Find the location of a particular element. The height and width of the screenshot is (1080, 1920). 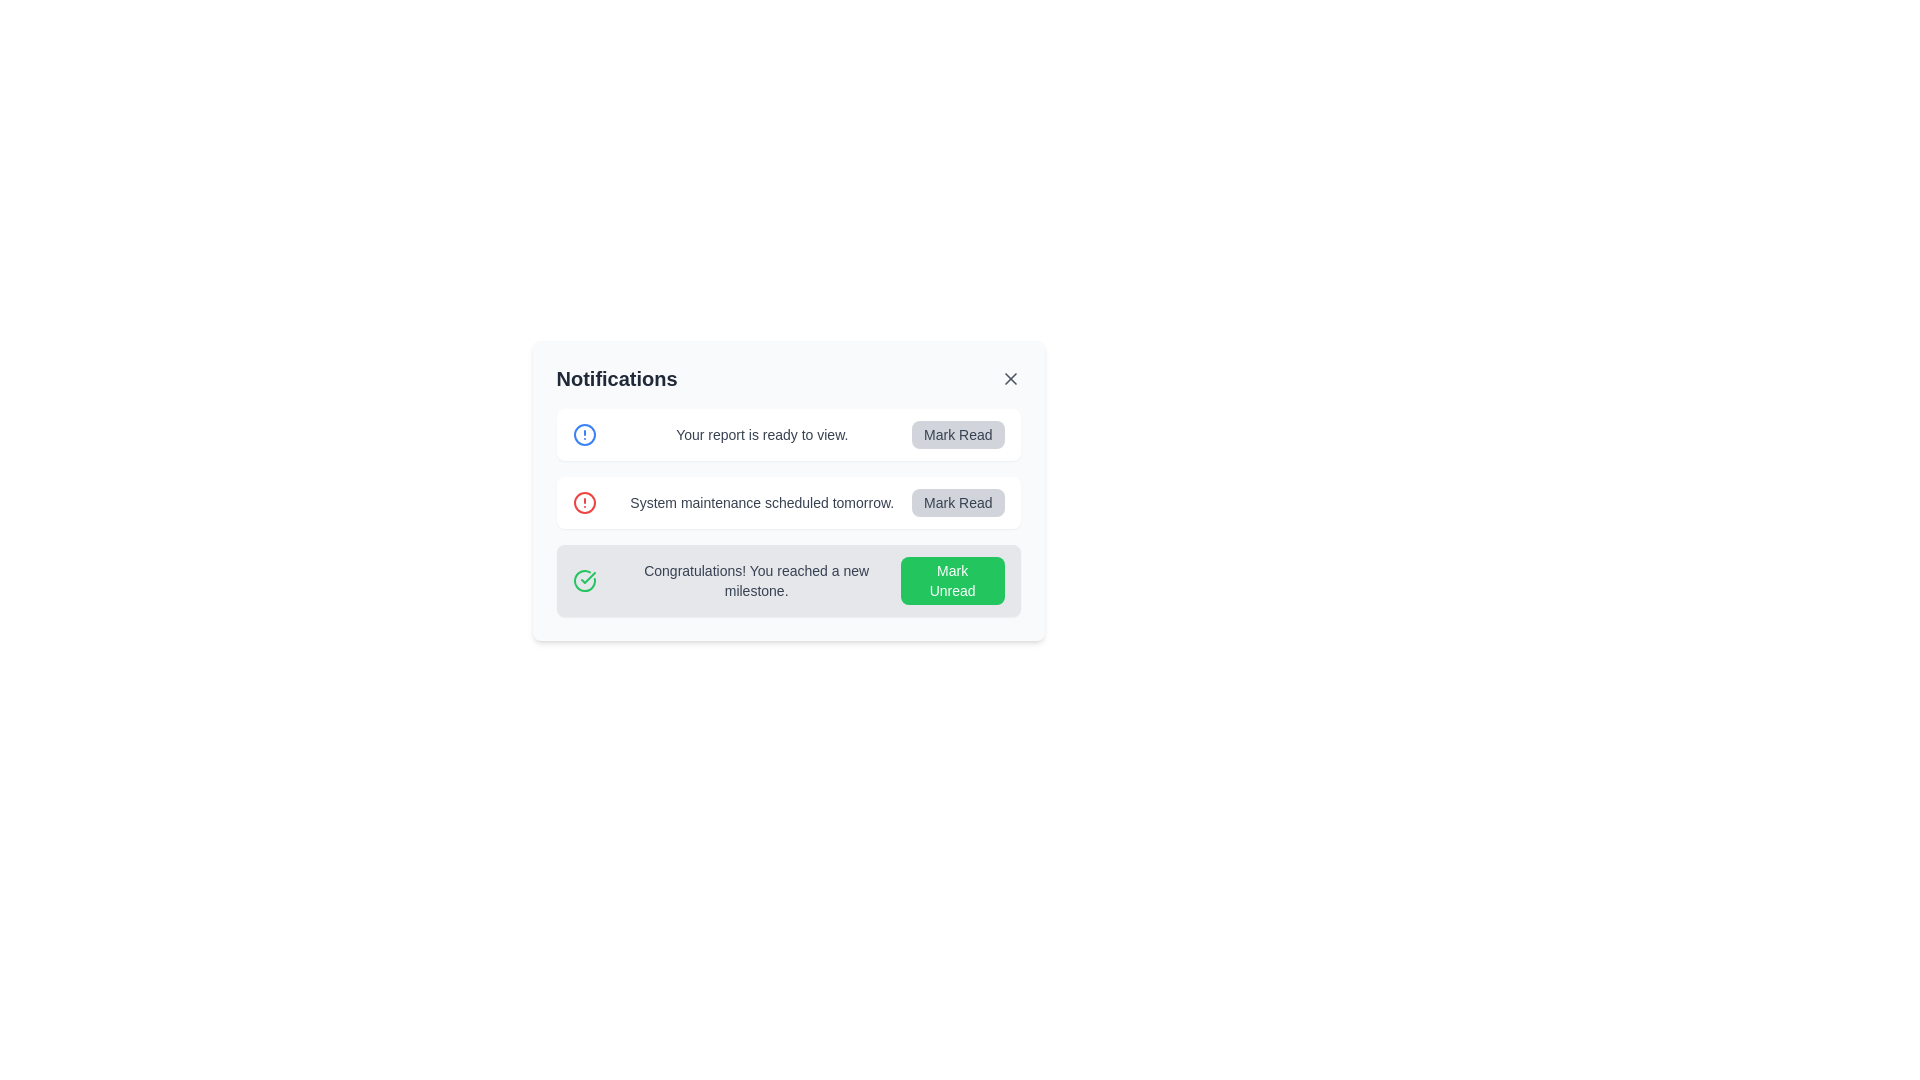

the button that marks the notification 'System maintenance scheduled tomorrow' as read for additional information is located at coordinates (957, 501).